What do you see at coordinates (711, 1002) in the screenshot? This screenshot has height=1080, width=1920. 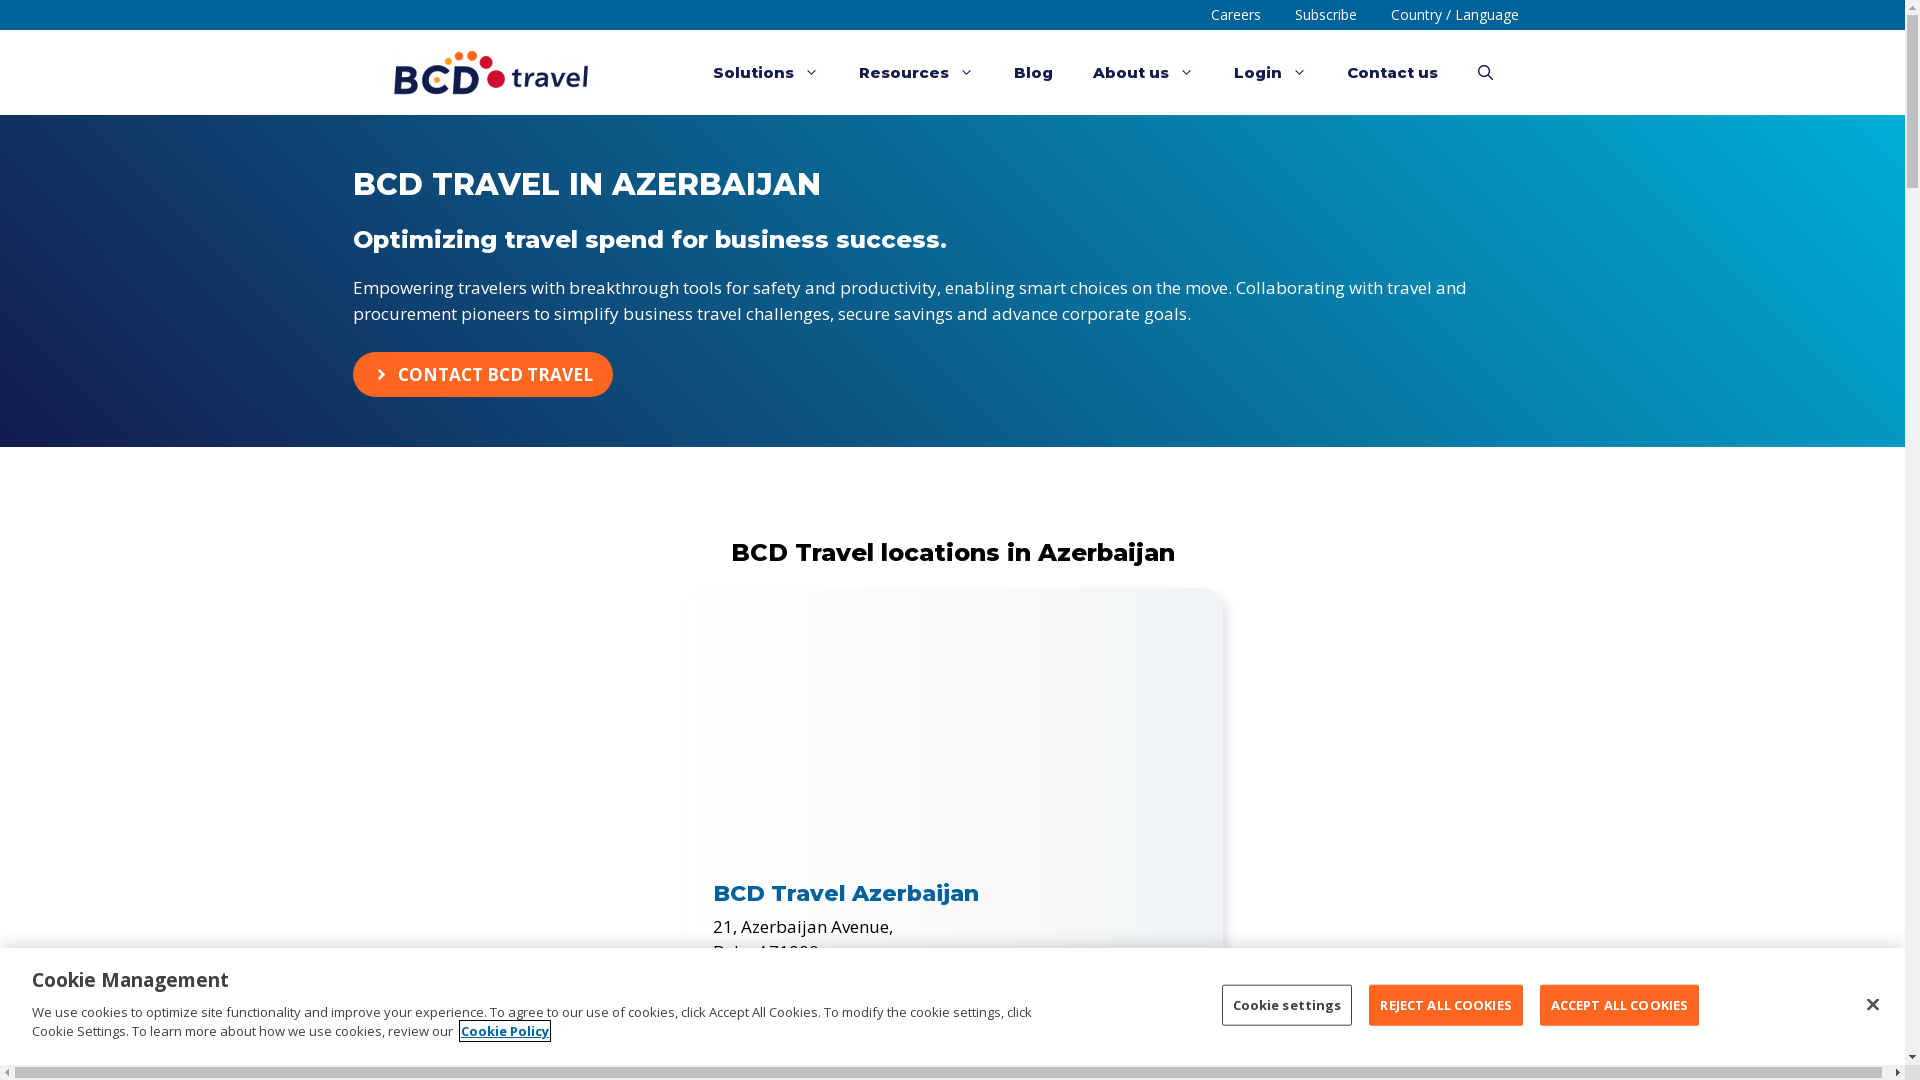 I see `'corpdep@bcdtravel.az'` at bounding box center [711, 1002].